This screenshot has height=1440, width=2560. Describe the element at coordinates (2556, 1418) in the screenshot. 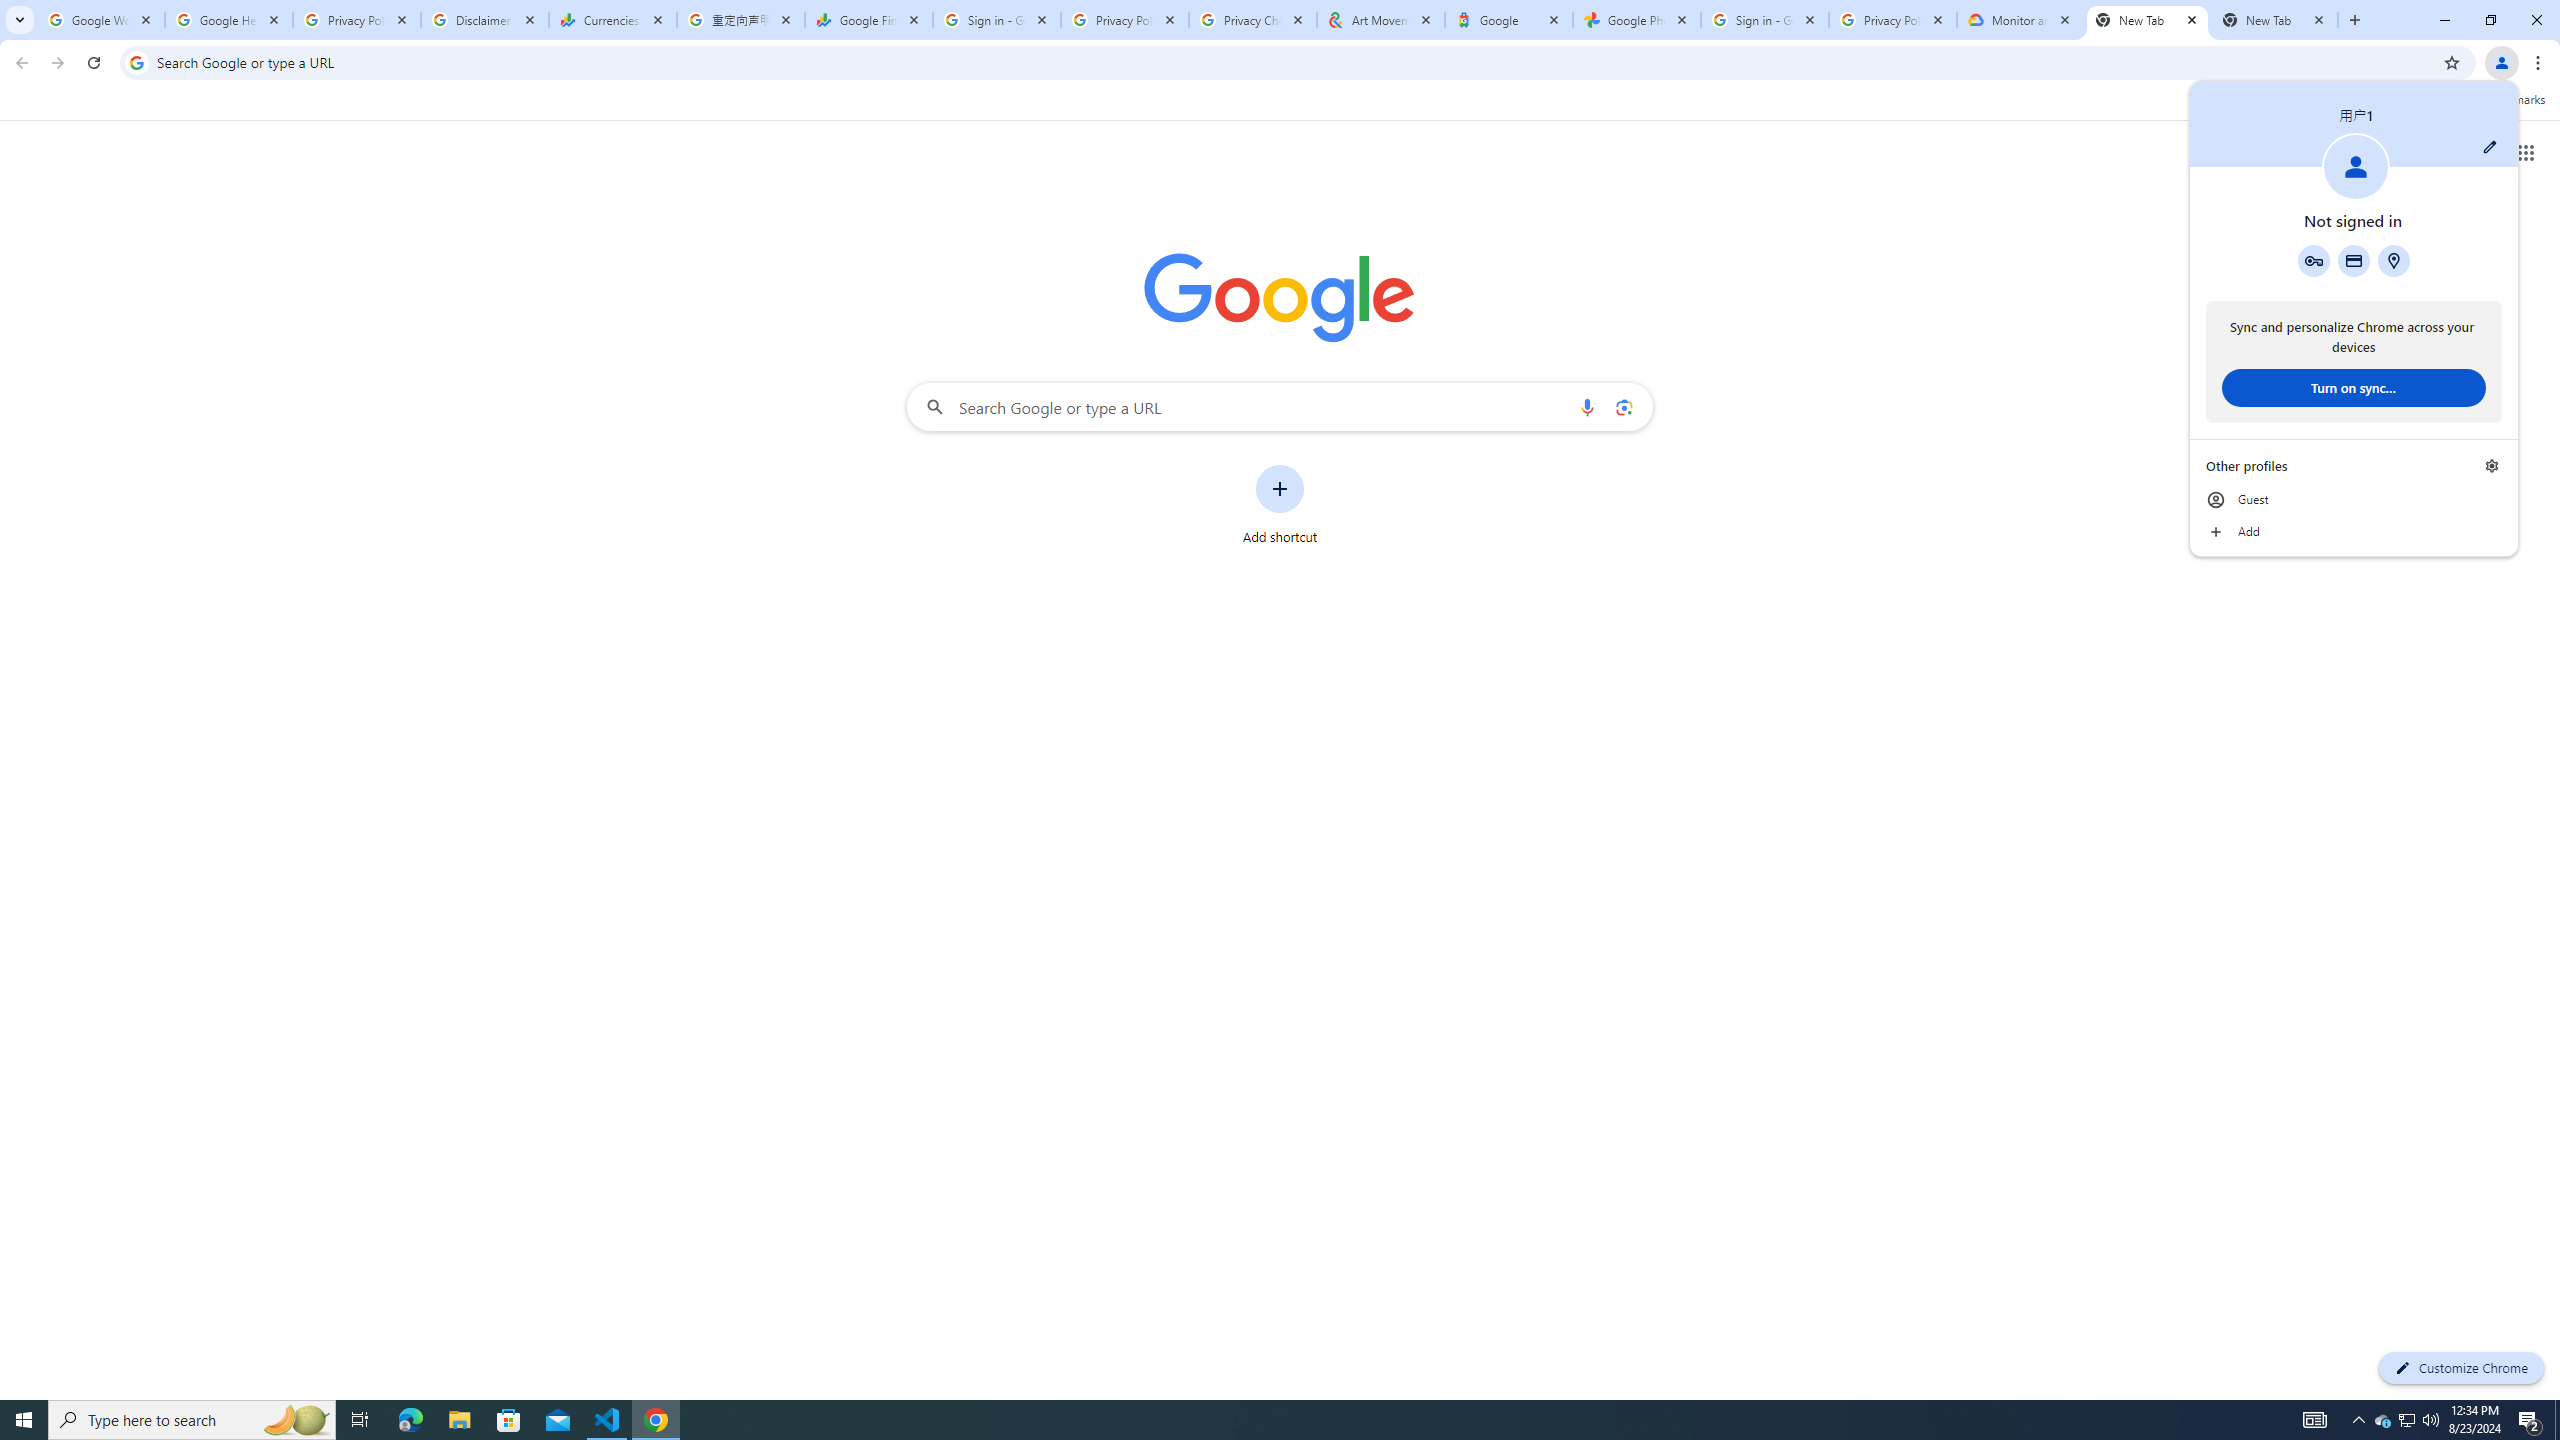

I see `'Show desktop'` at that location.